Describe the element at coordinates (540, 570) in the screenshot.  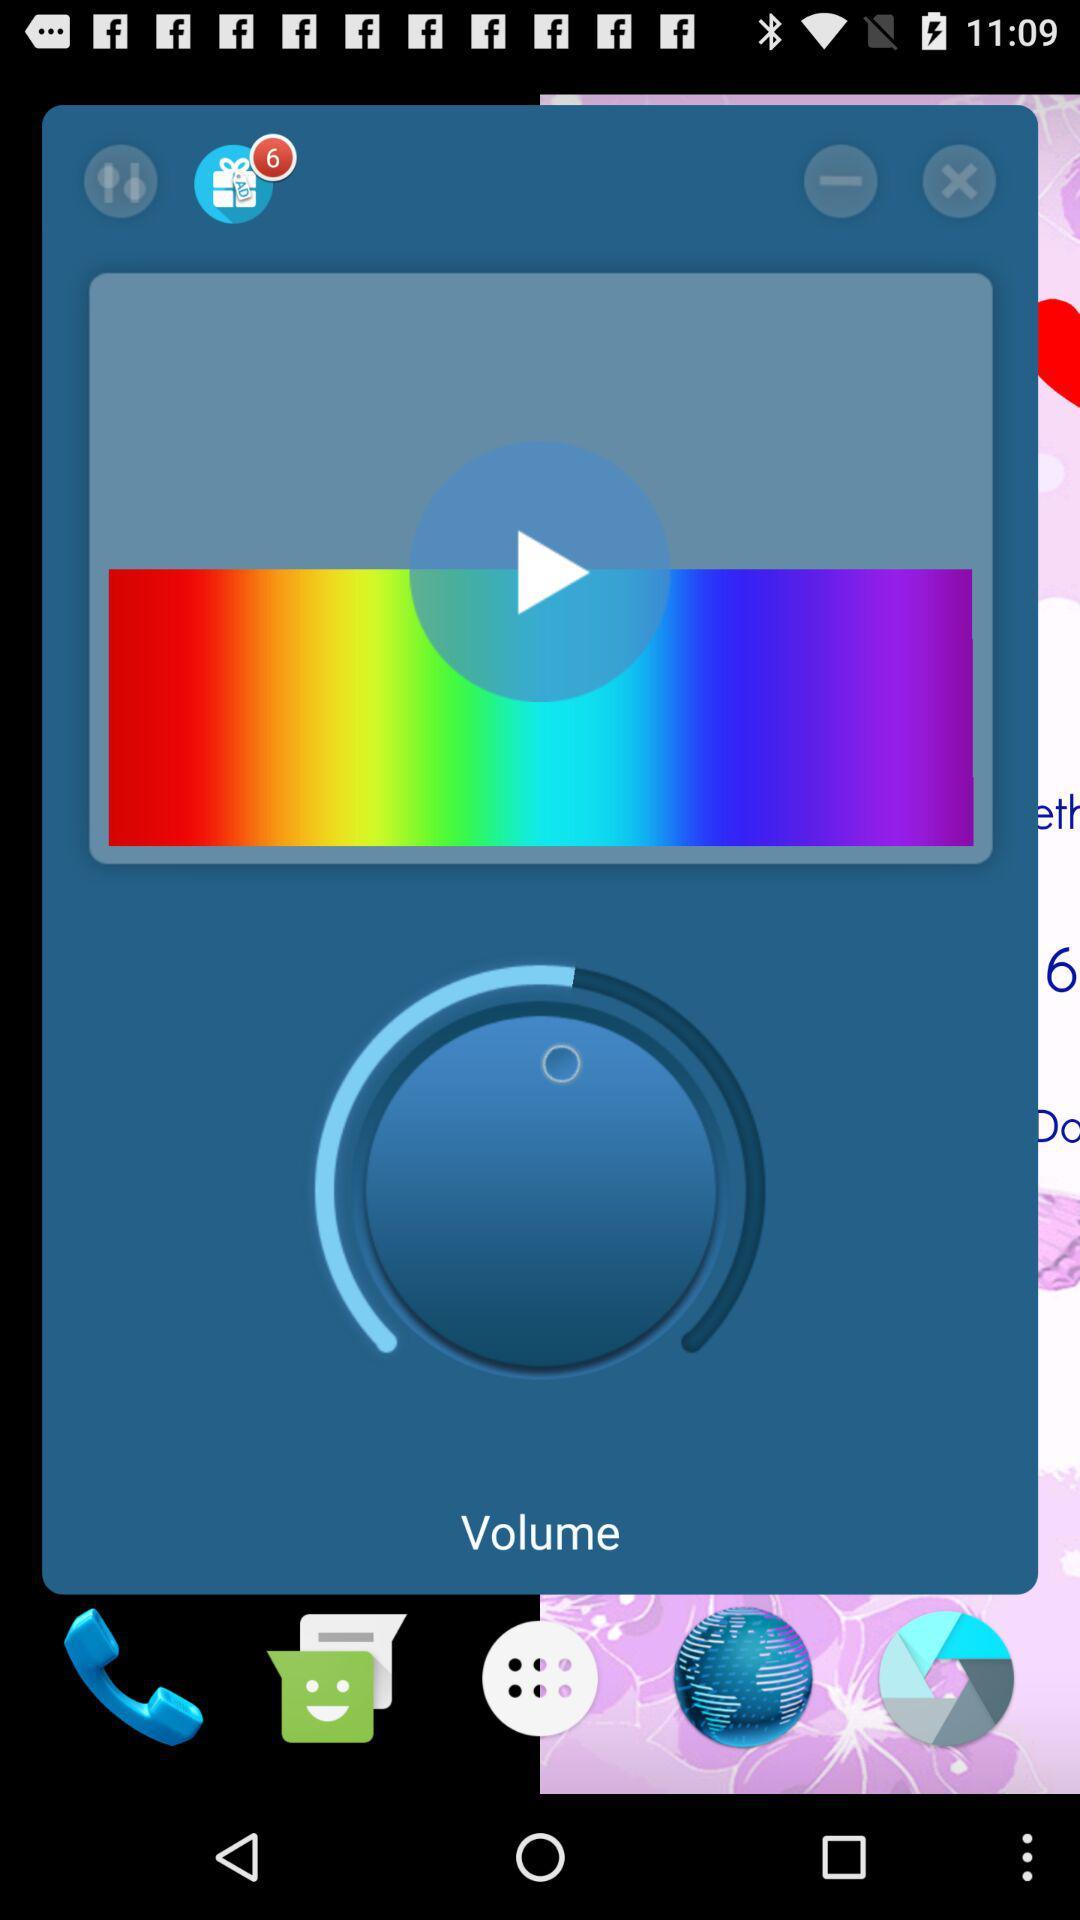
I see `play` at that location.